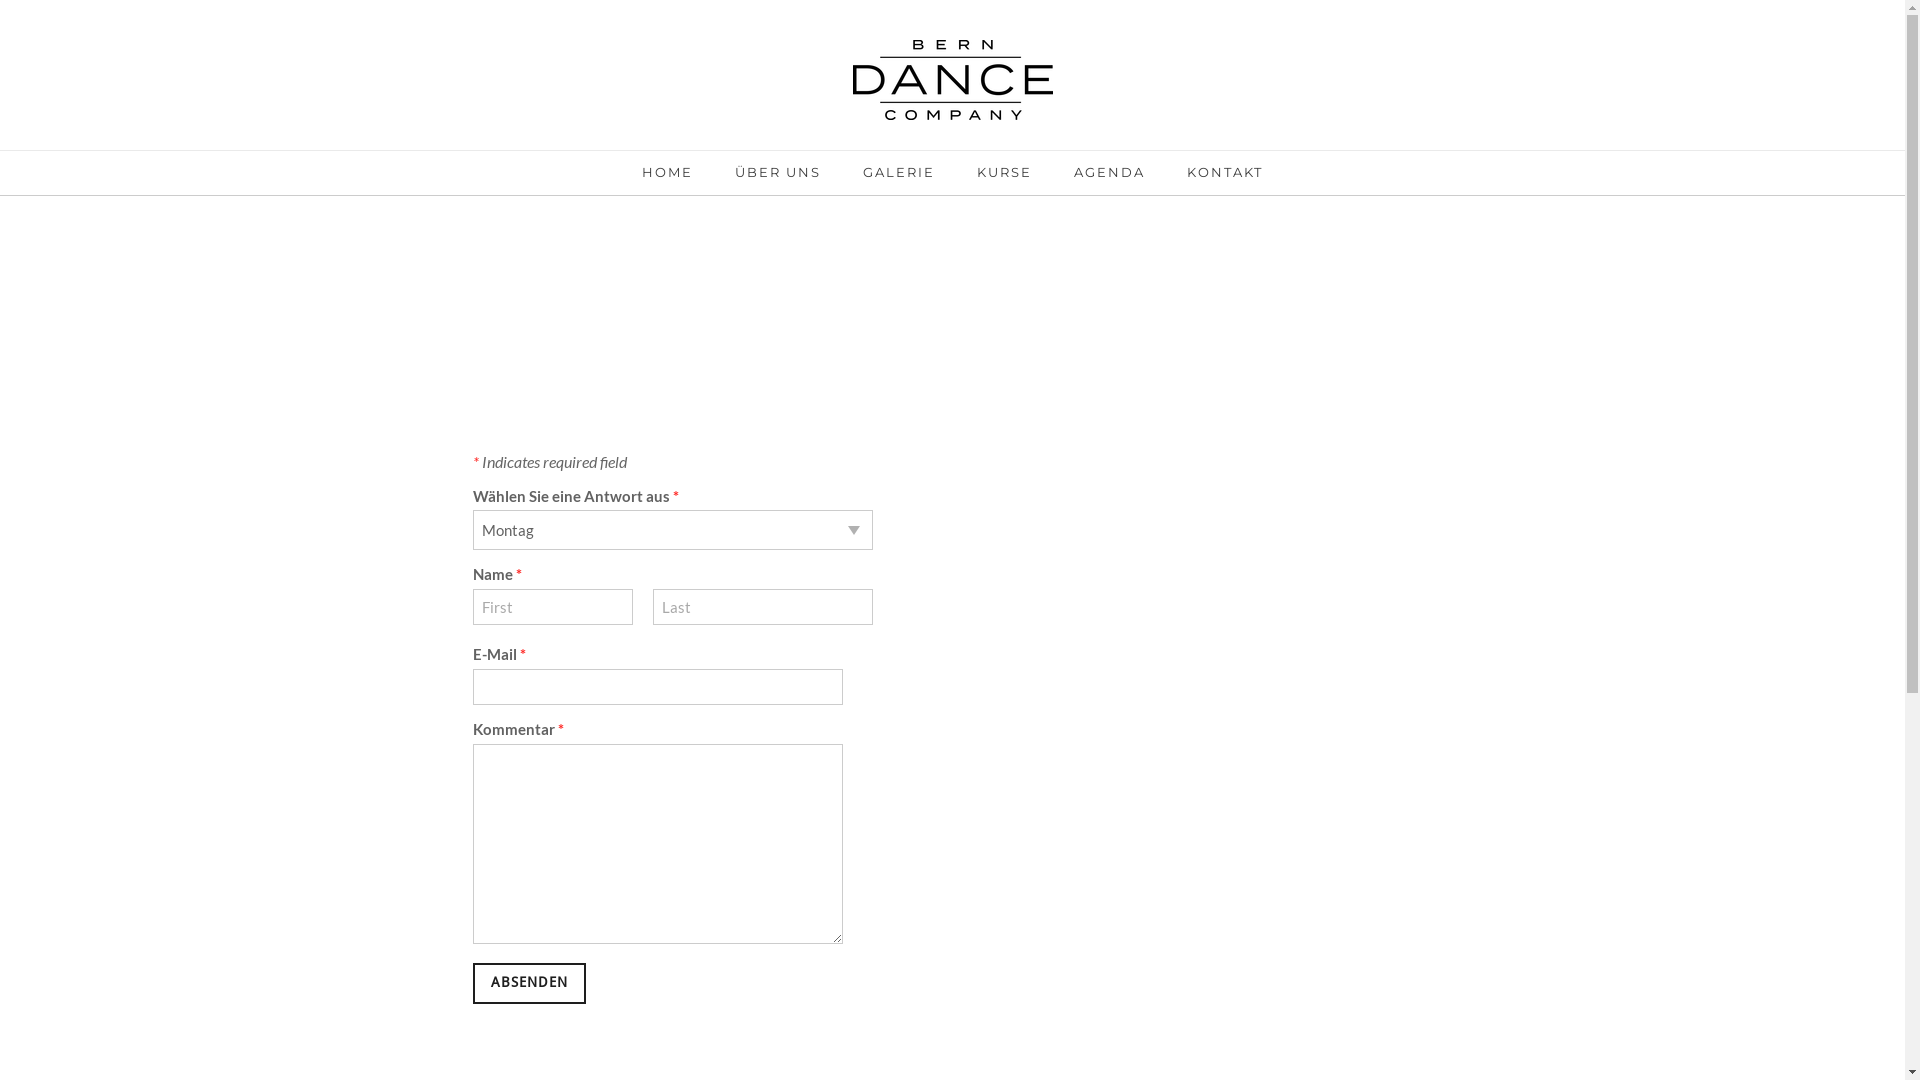  What do you see at coordinates (977, 177) in the screenshot?
I see `'KURSE'` at bounding box center [977, 177].